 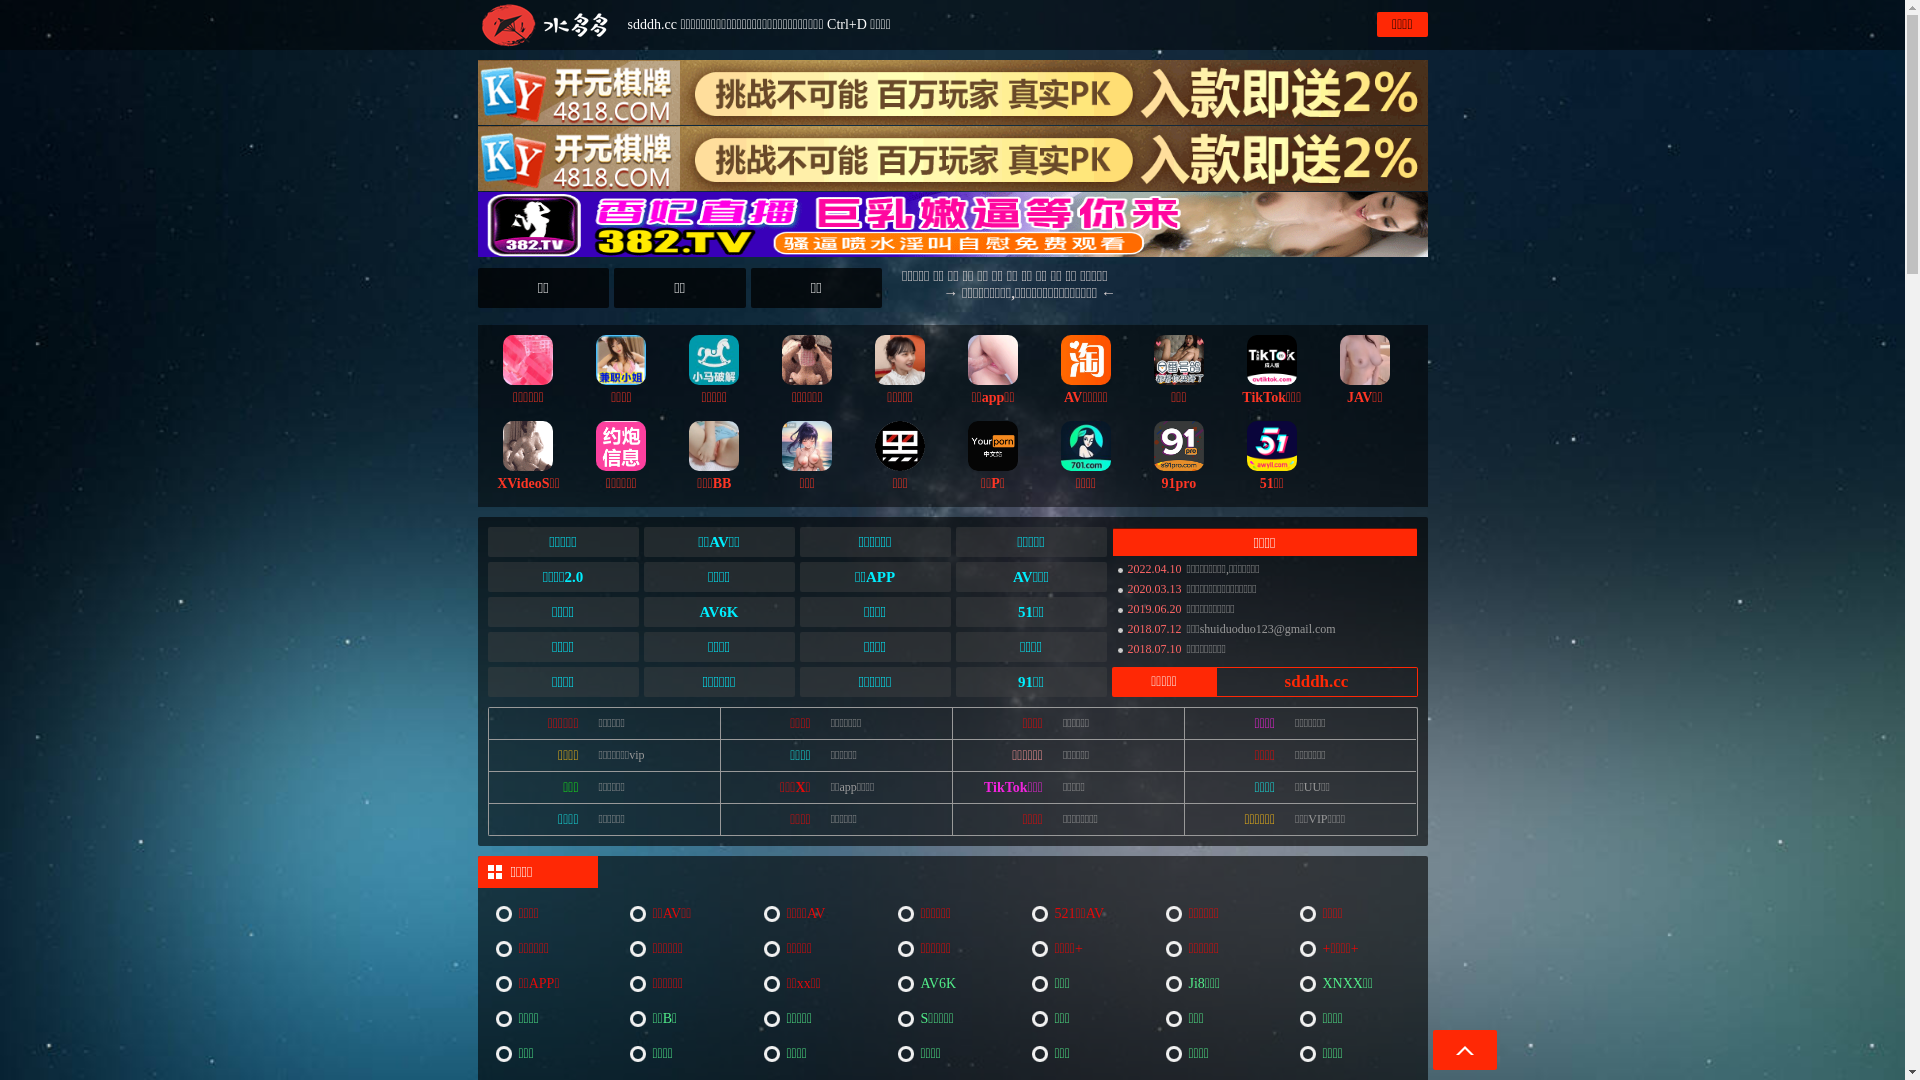 I want to click on 'AV6K', so click(x=953, y=982).